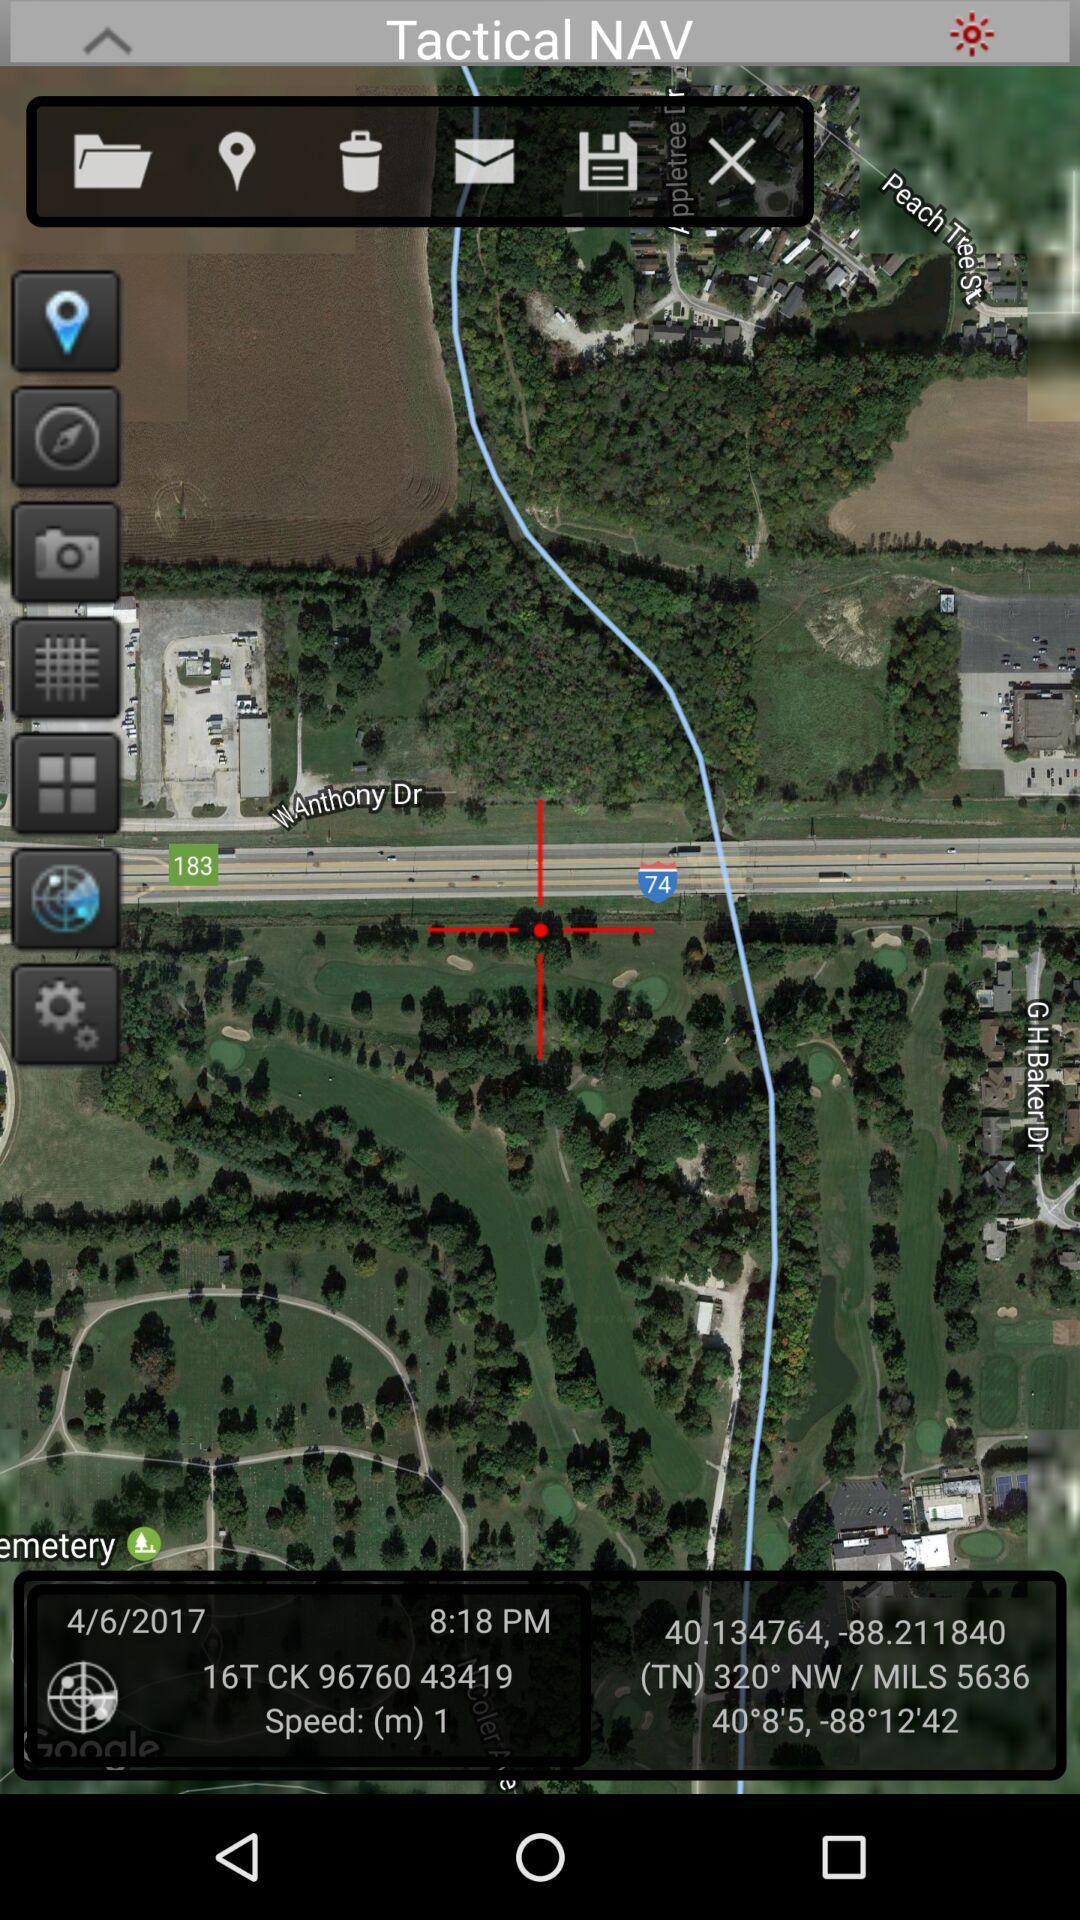 Image resolution: width=1080 pixels, height=1920 pixels. Describe the element at coordinates (58, 321) in the screenshot. I see `exact location` at that location.